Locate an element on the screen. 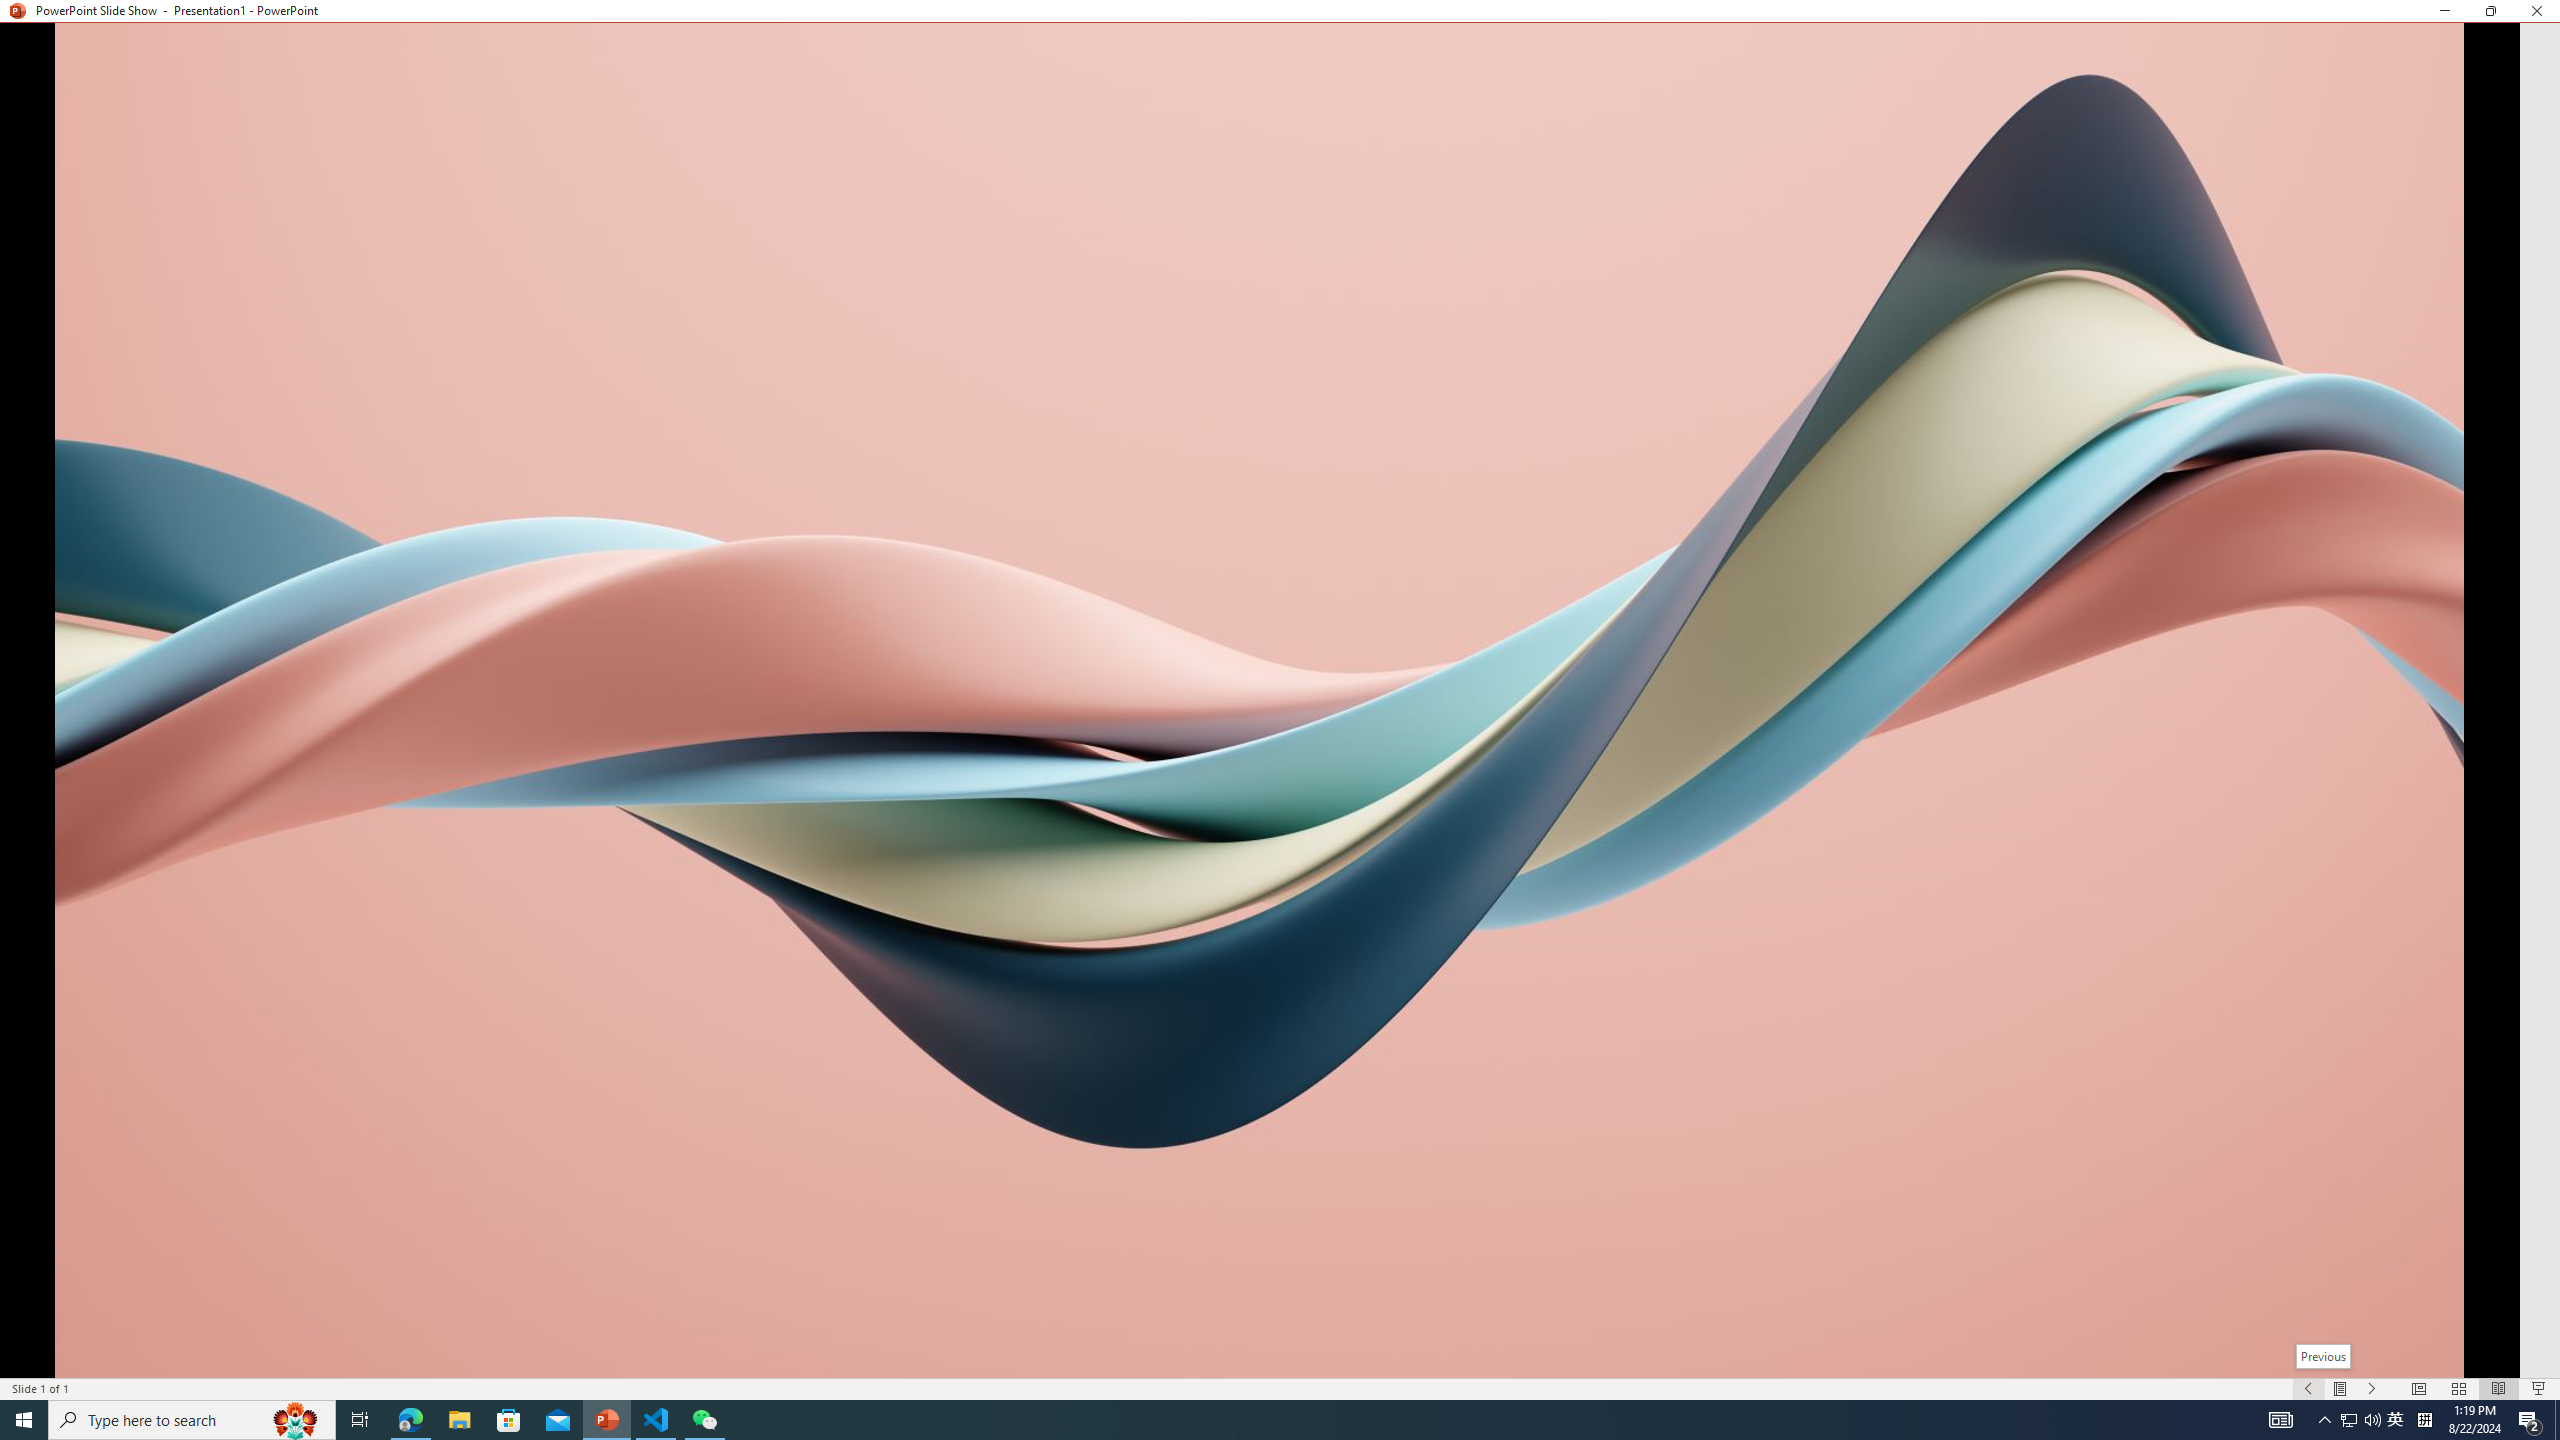 Image resolution: width=2560 pixels, height=1440 pixels. 'Previous' is located at coordinates (2323, 1355).